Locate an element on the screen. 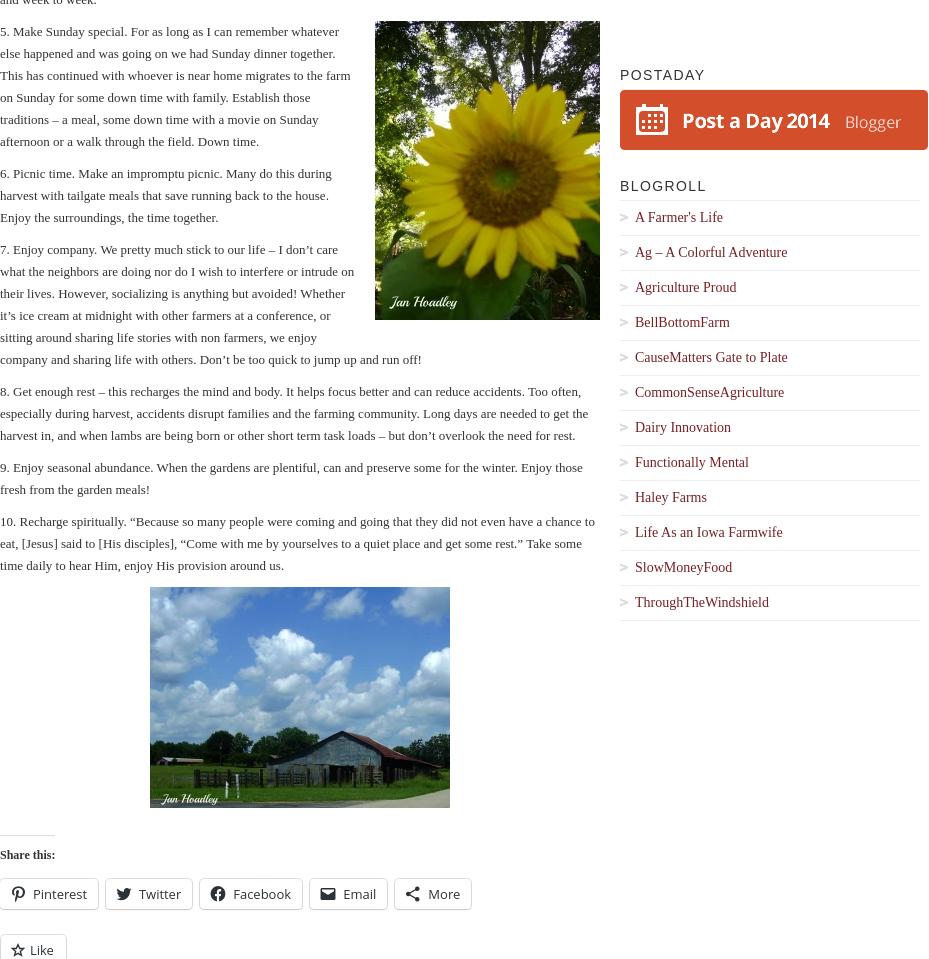 Image resolution: width=929 pixels, height=959 pixels. 'A Farmer's Life' is located at coordinates (679, 217).